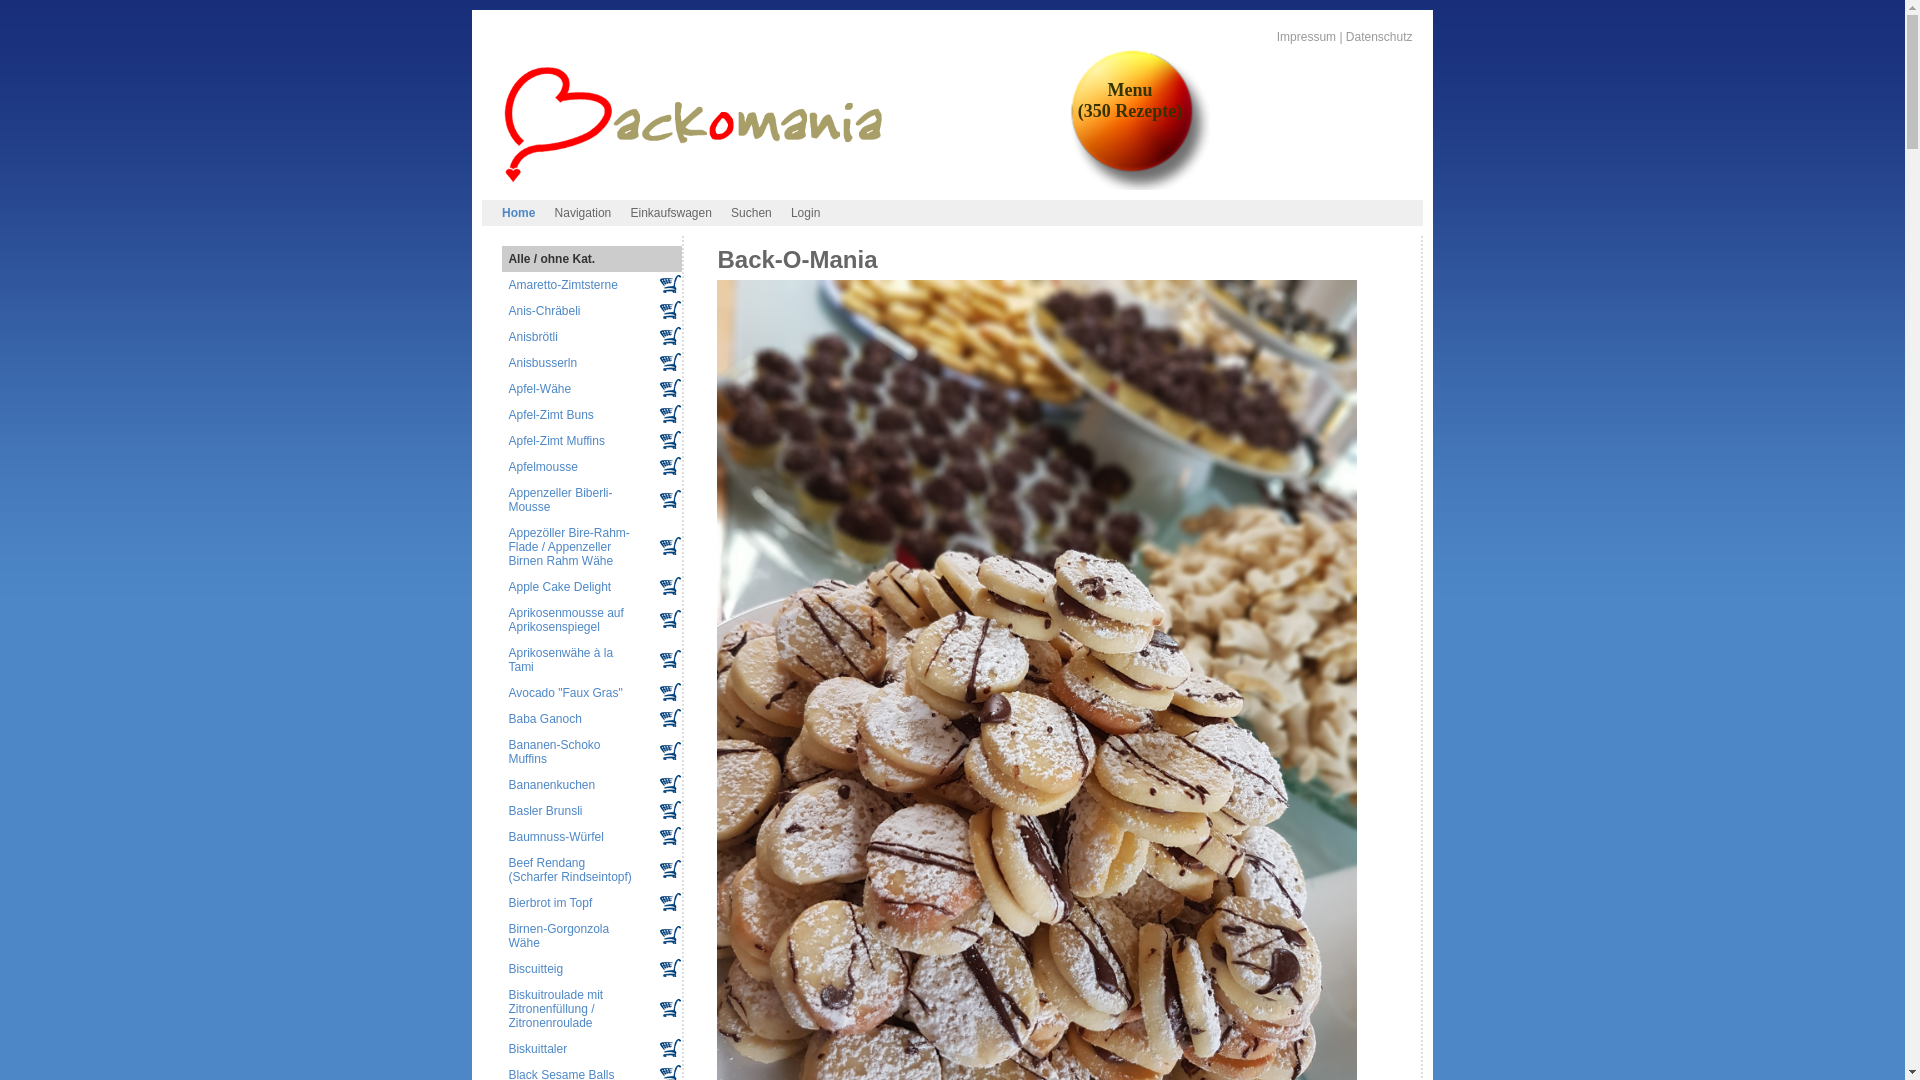 This screenshot has width=1920, height=1080. What do you see at coordinates (749, 212) in the screenshot?
I see `'Suchen'` at bounding box center [749, 212].